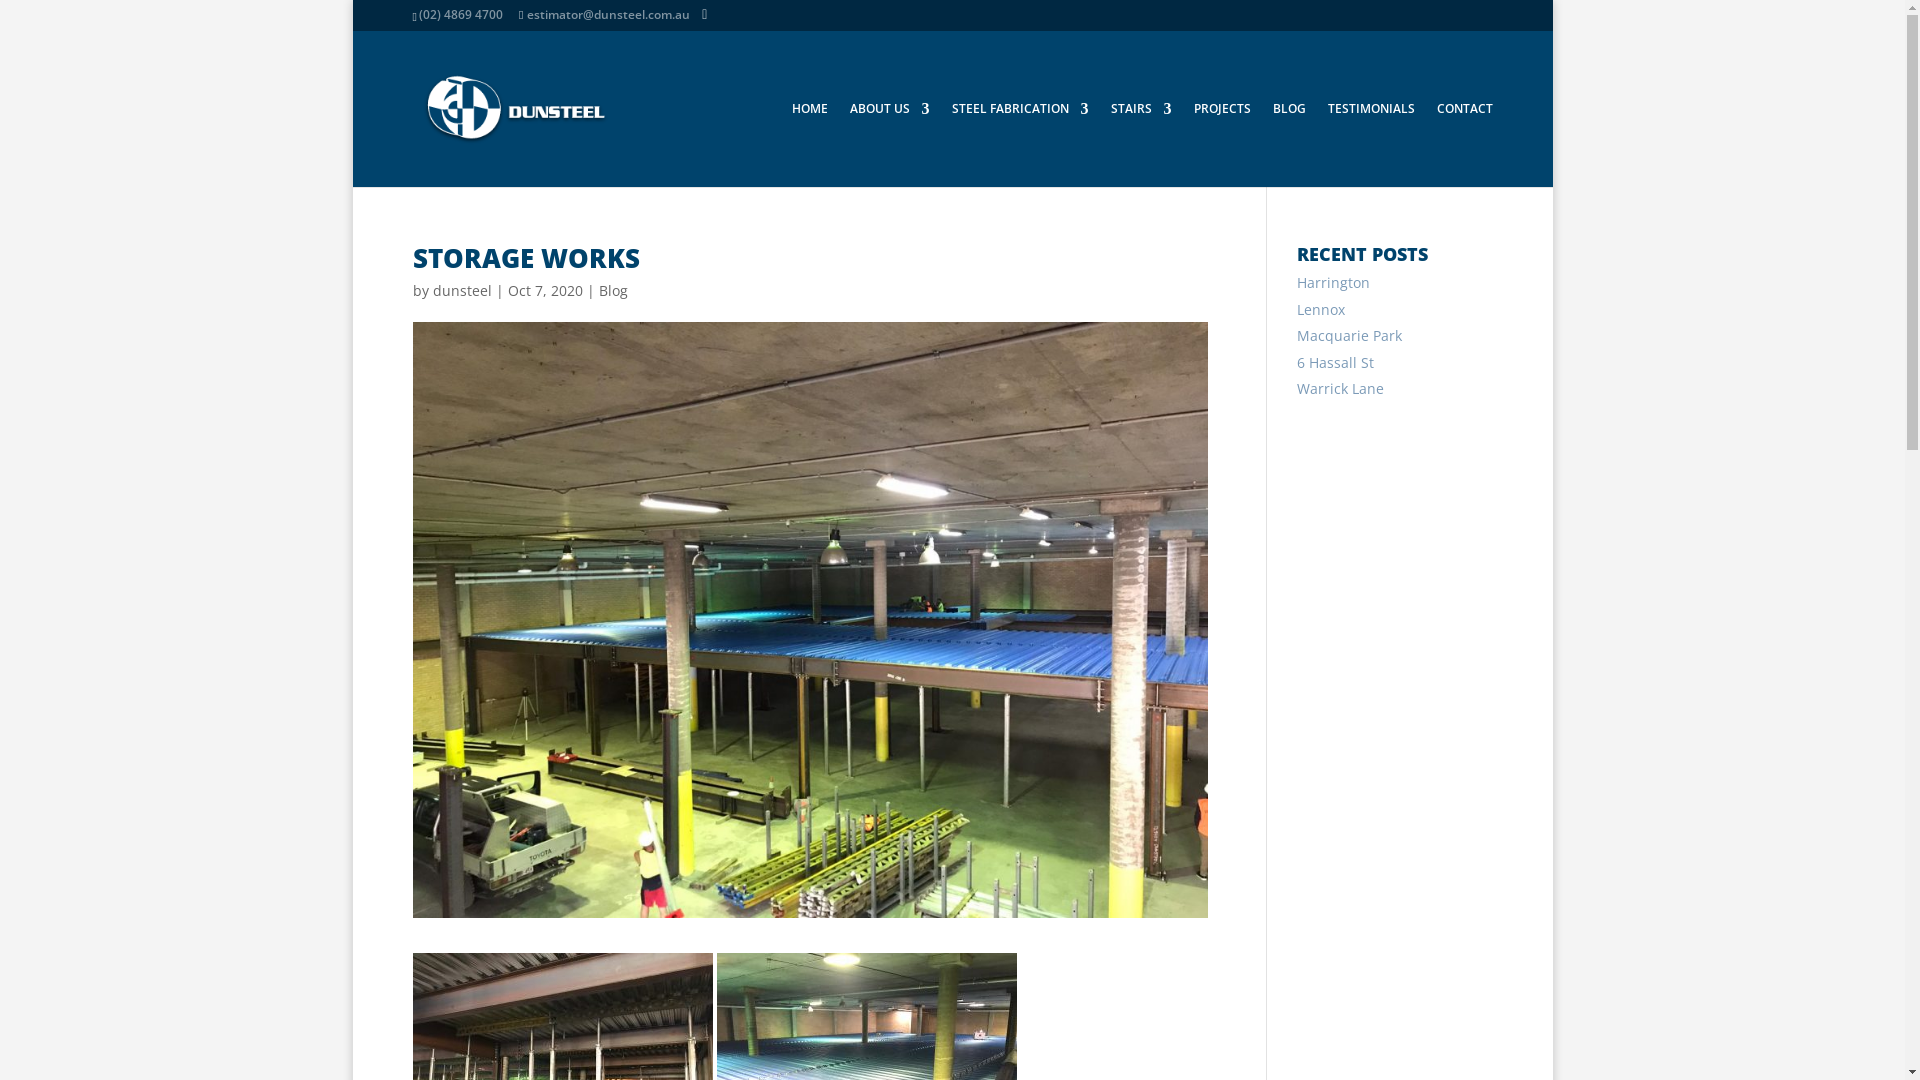 This screenshot has height=1080, width=1920. What do you see at coordinates (1320, 309) in the screenshot?
I see `'Lennox'` at bounding box center [1320, 309].